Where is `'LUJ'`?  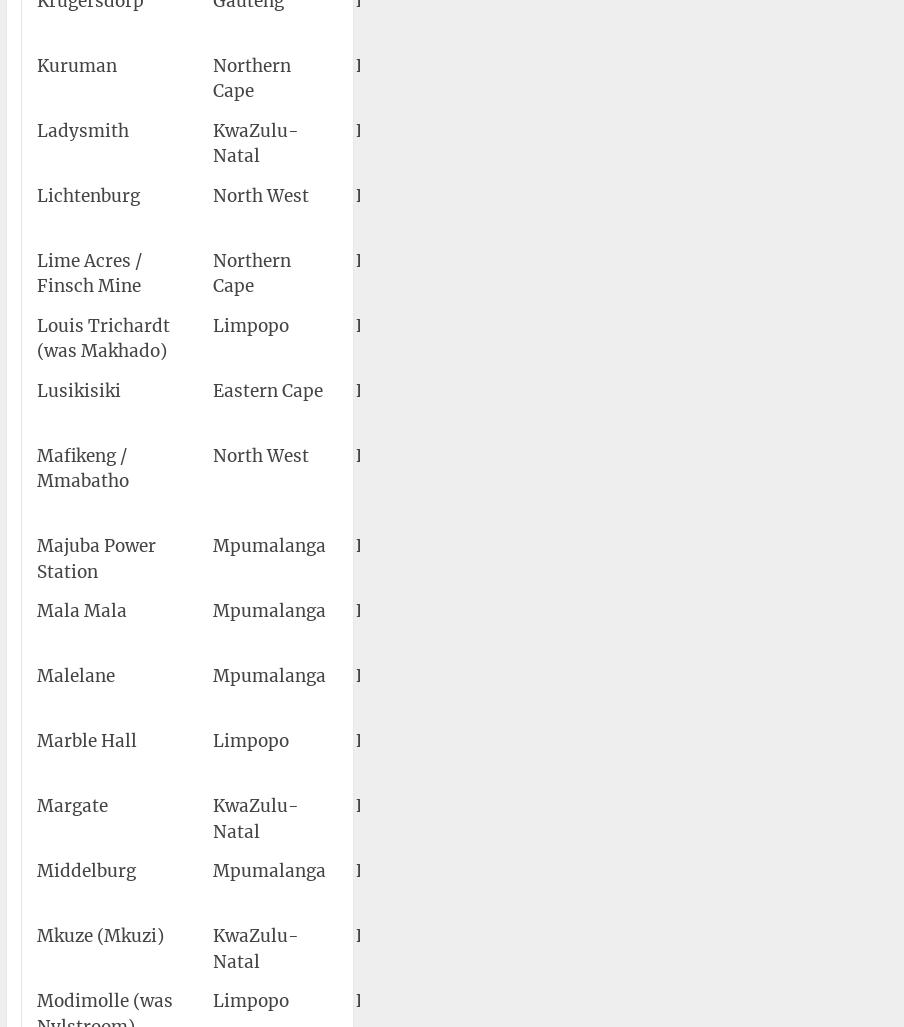 'LUJ' is located at coordinates (442, 389).